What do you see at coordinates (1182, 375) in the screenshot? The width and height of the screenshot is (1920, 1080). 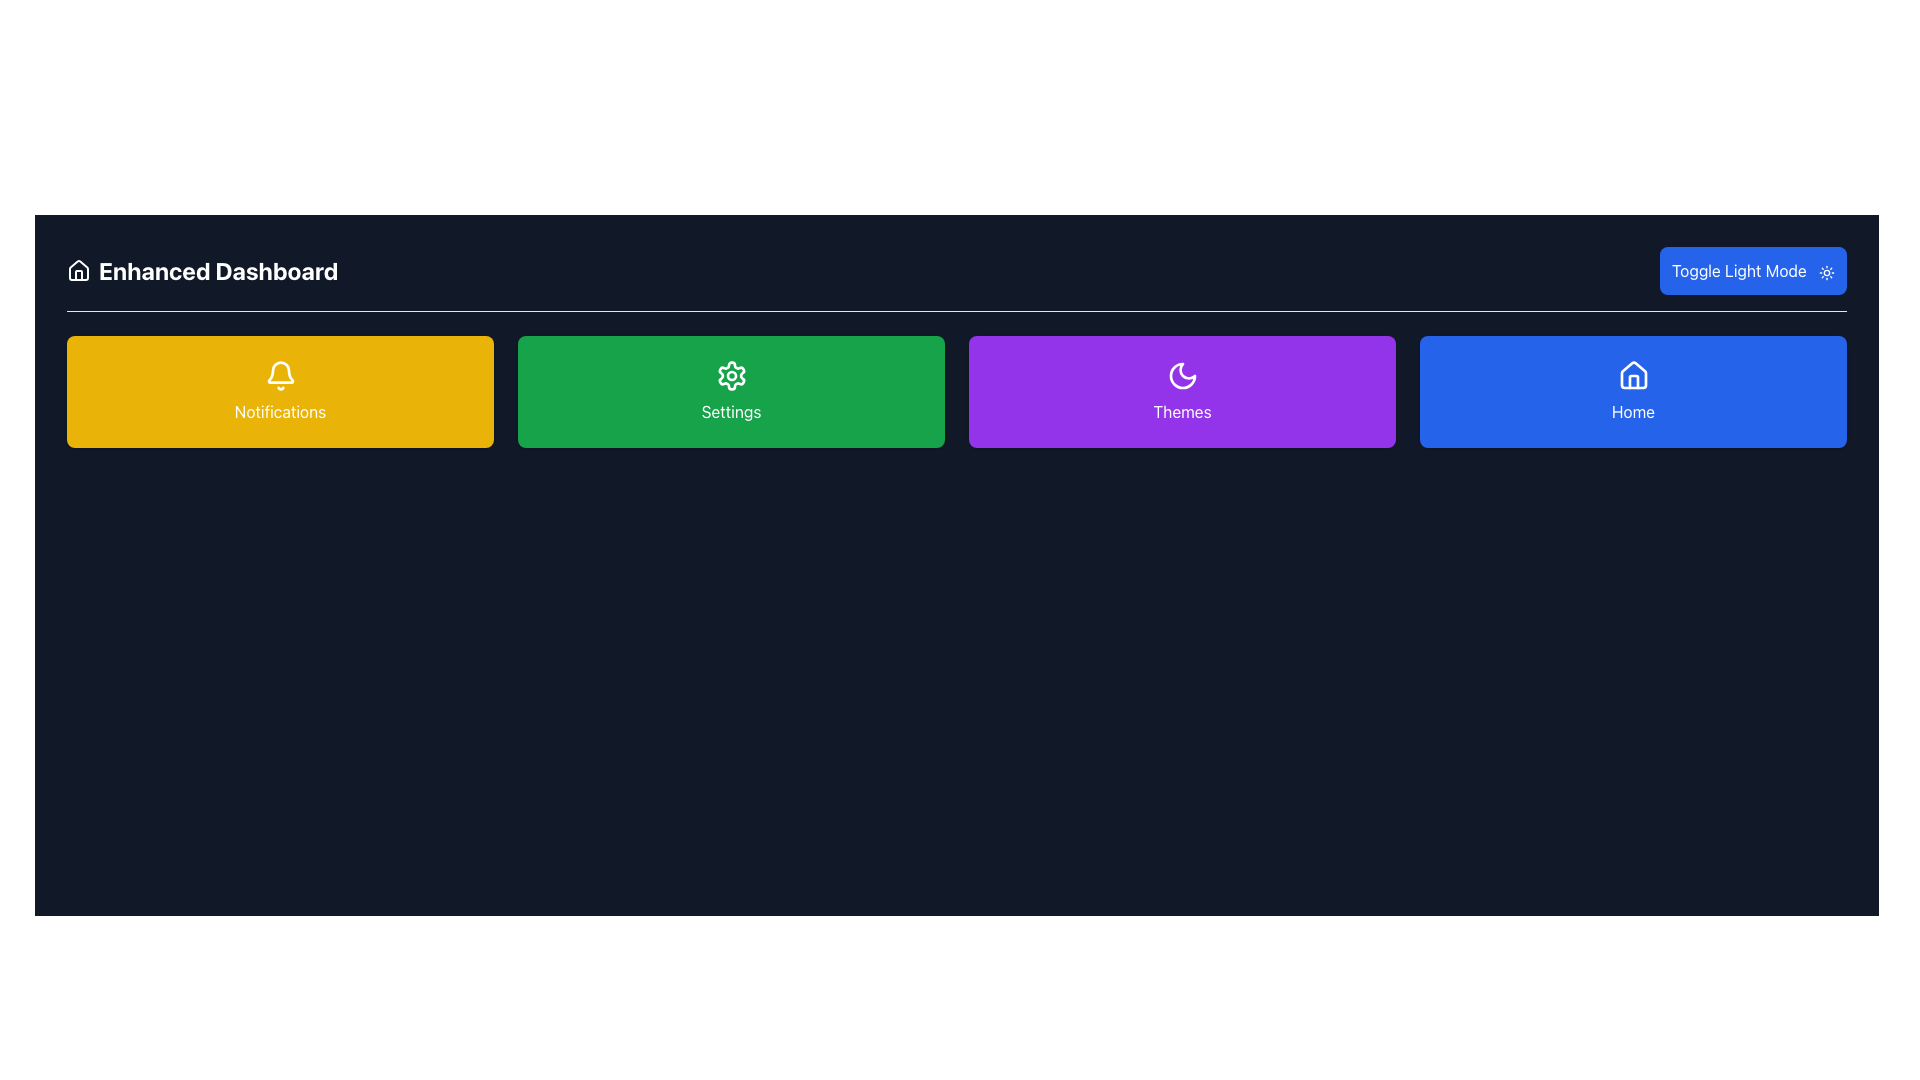 I see `the crescent moon icon within the Themes button, which is the third button from the left in a row of colored buttons` at bounding box center [1182, 375].